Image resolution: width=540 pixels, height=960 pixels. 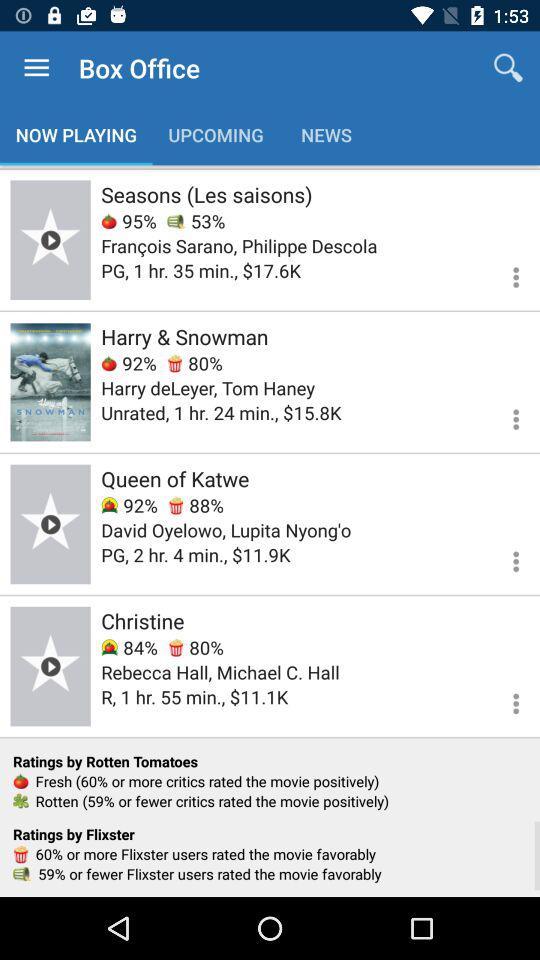 I want to click on options, so click(x=503, y=558).